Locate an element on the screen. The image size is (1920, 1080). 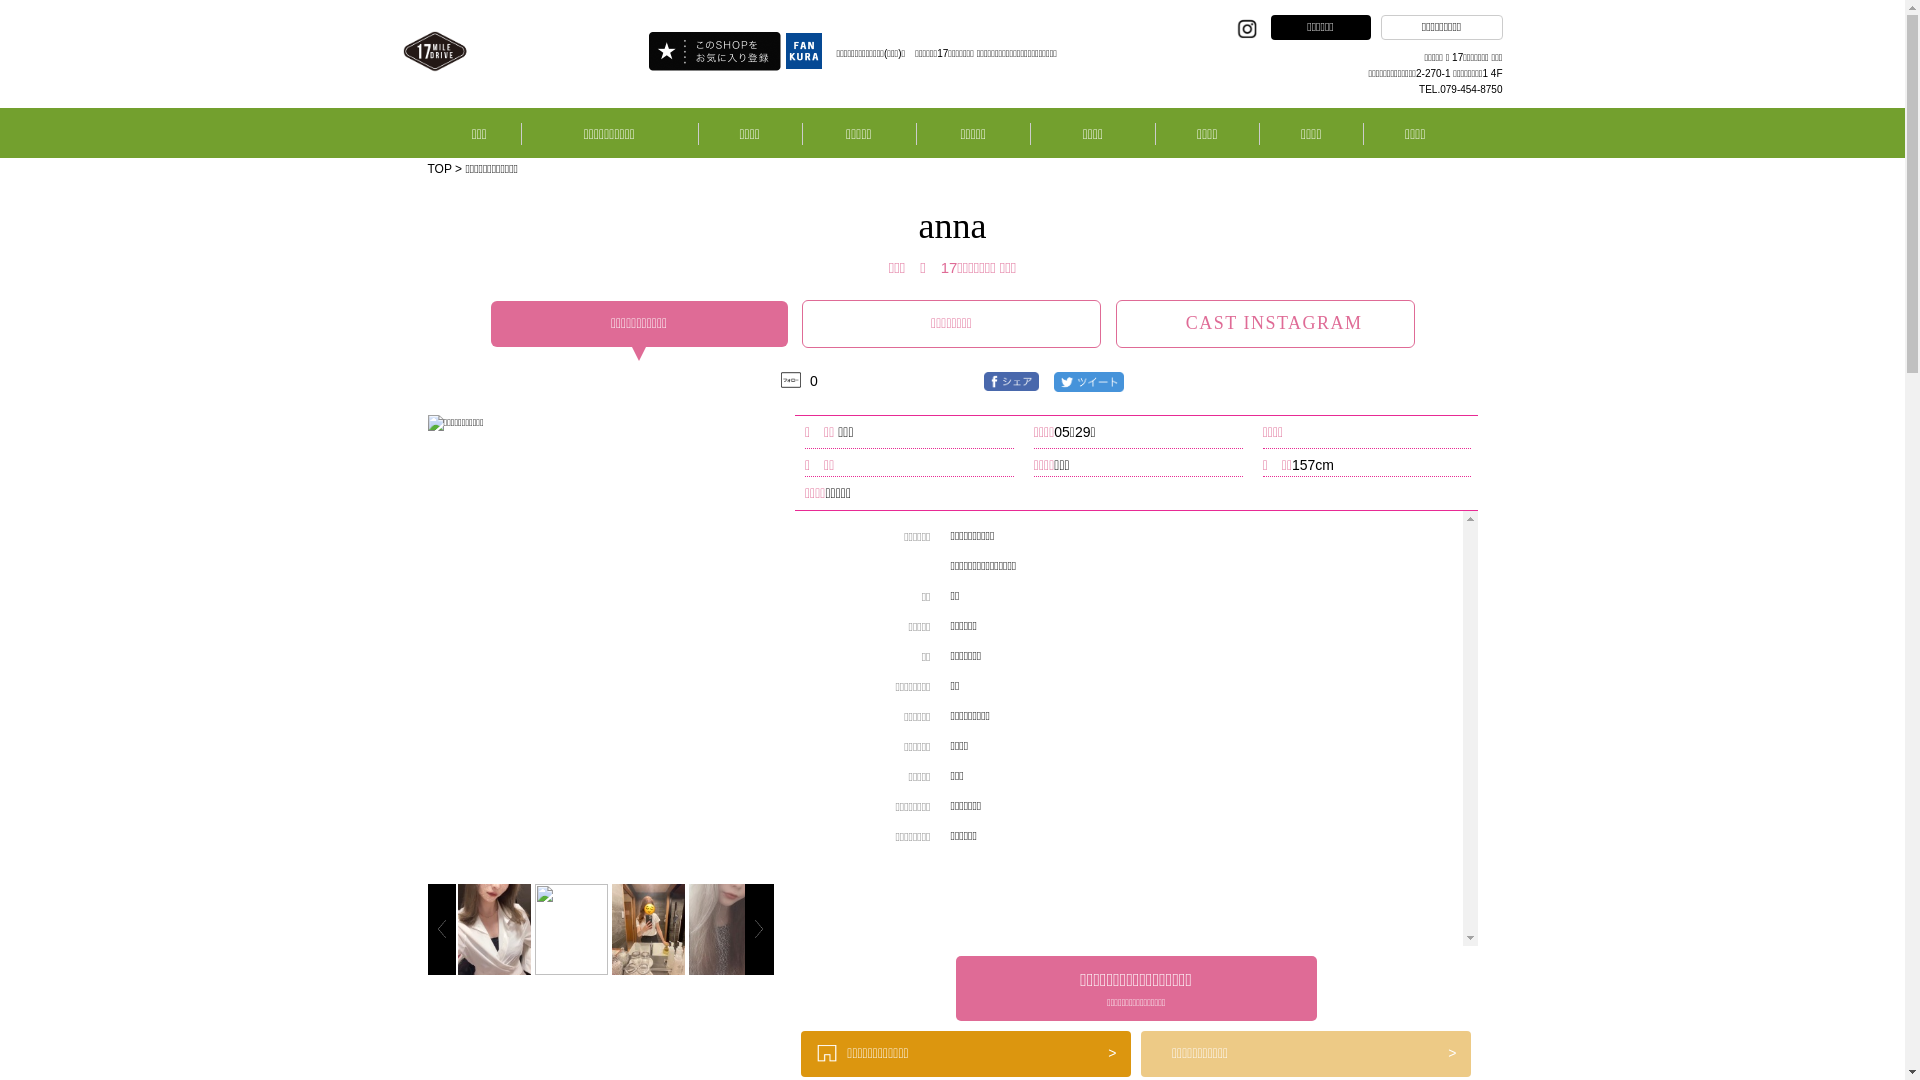
'TOP' is located at coordinates (439, 168).